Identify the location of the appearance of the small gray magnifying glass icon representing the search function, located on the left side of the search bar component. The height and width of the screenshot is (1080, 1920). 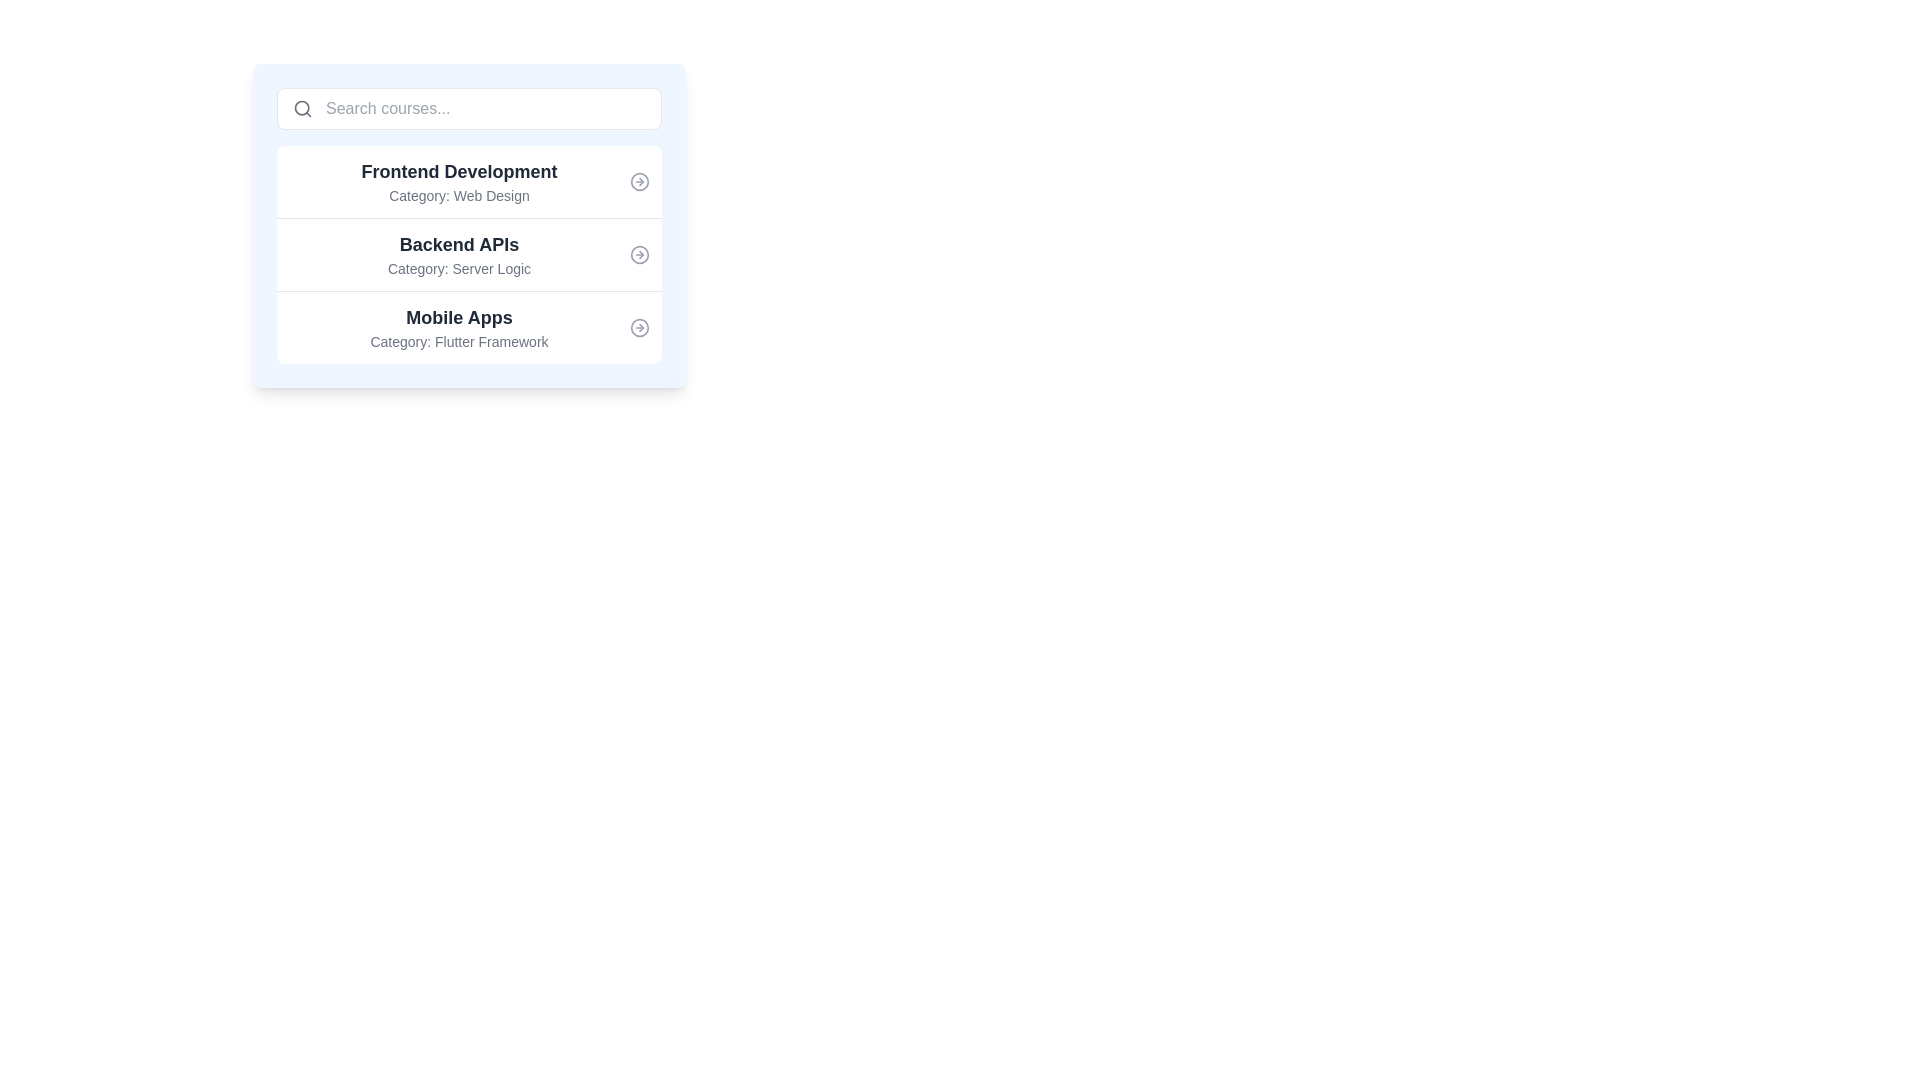
(301, 108).